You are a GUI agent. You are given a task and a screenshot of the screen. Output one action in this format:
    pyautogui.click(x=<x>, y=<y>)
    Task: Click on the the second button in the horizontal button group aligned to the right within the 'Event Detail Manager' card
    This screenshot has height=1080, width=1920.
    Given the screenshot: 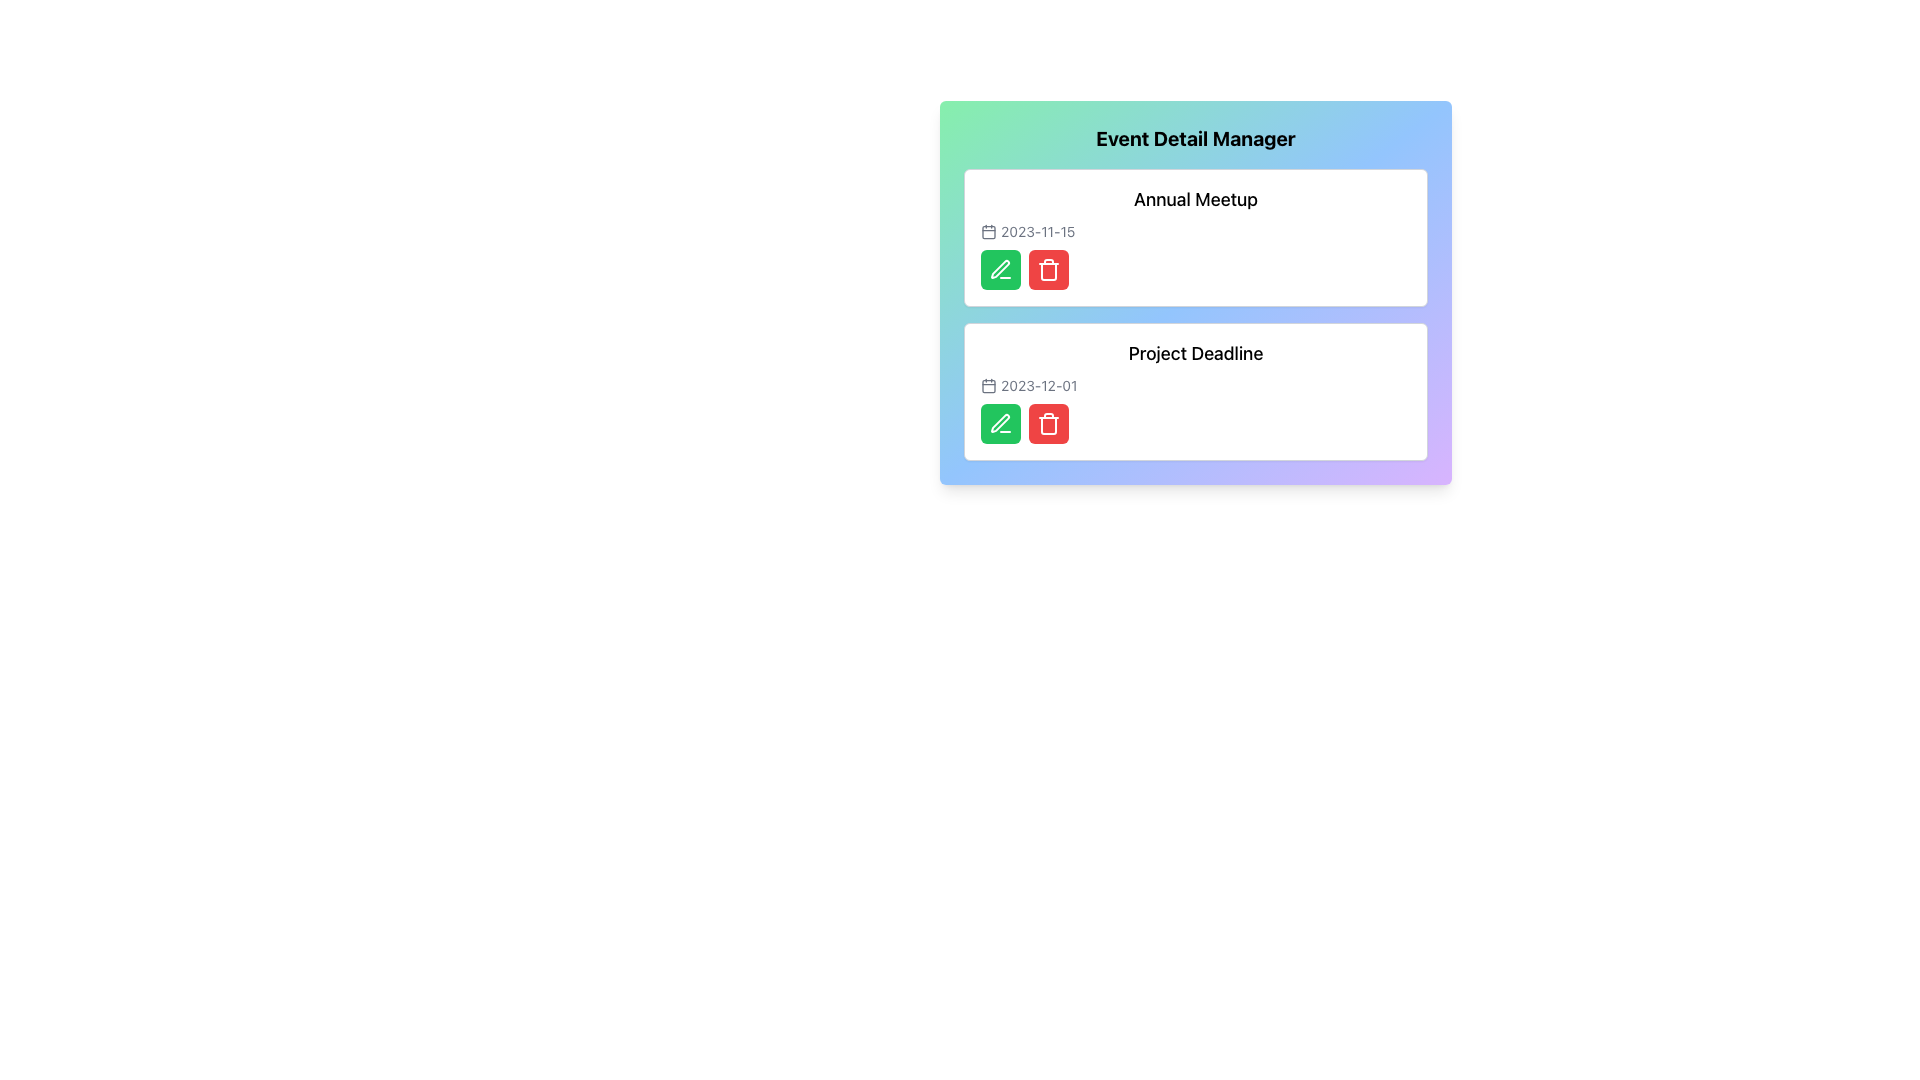 What is the action you would take?
    pyautogui.click(x=1048, y=270)
    